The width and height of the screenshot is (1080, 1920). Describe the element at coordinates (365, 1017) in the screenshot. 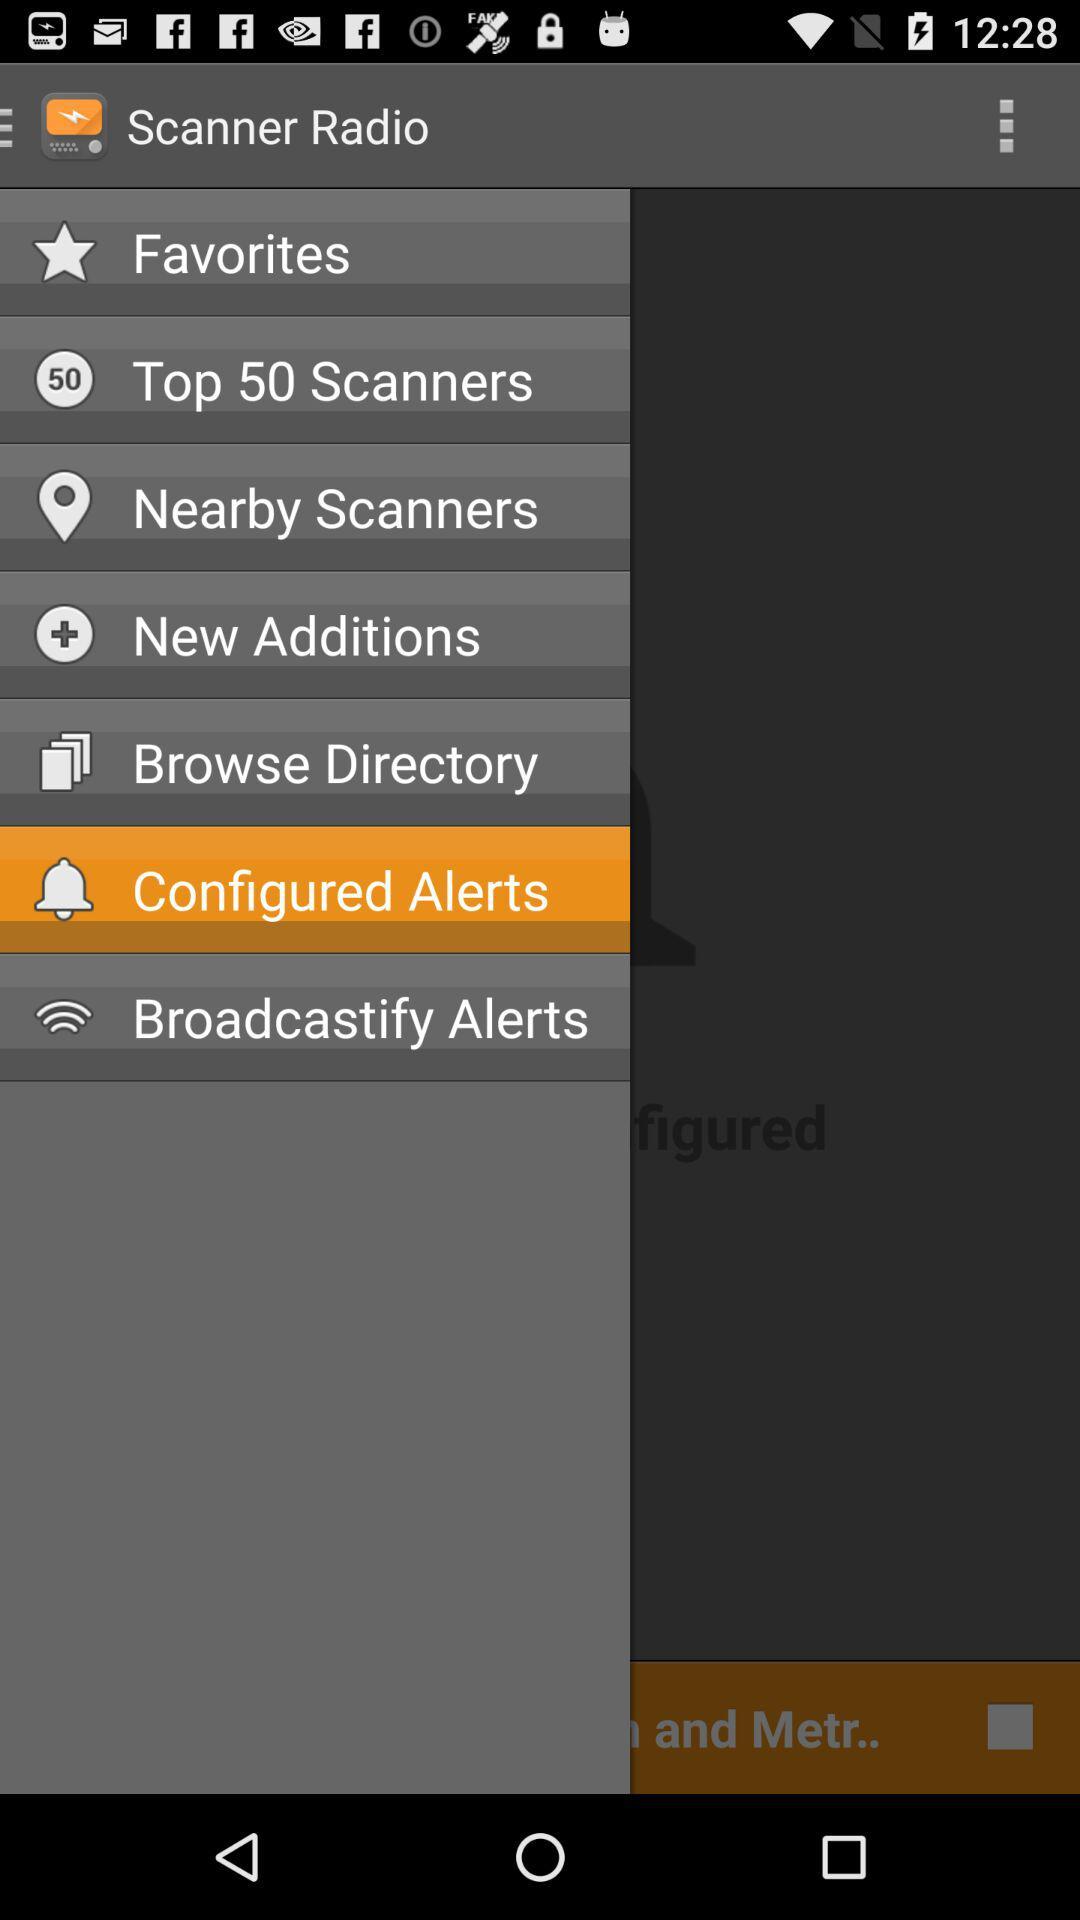

I see `the broadcastify alerts item` at that location.